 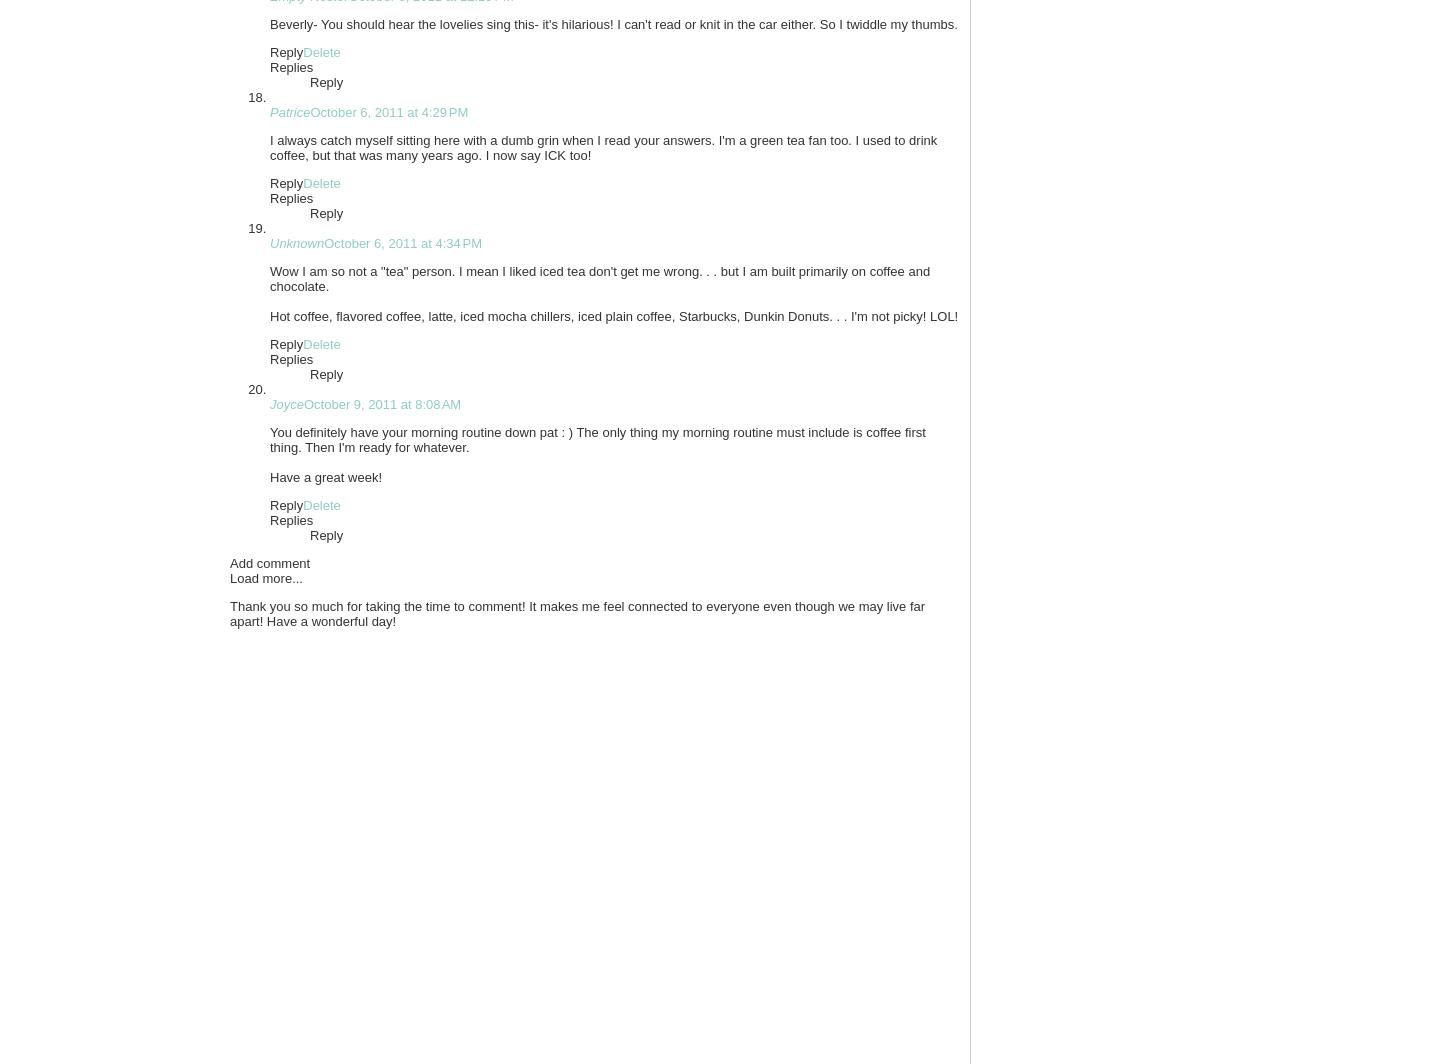 What do you see at coordinates (388, 112) in the screenshot?
I see `'October 6, 2011 at 4:29 PM'` at bounding box center [388, 112].